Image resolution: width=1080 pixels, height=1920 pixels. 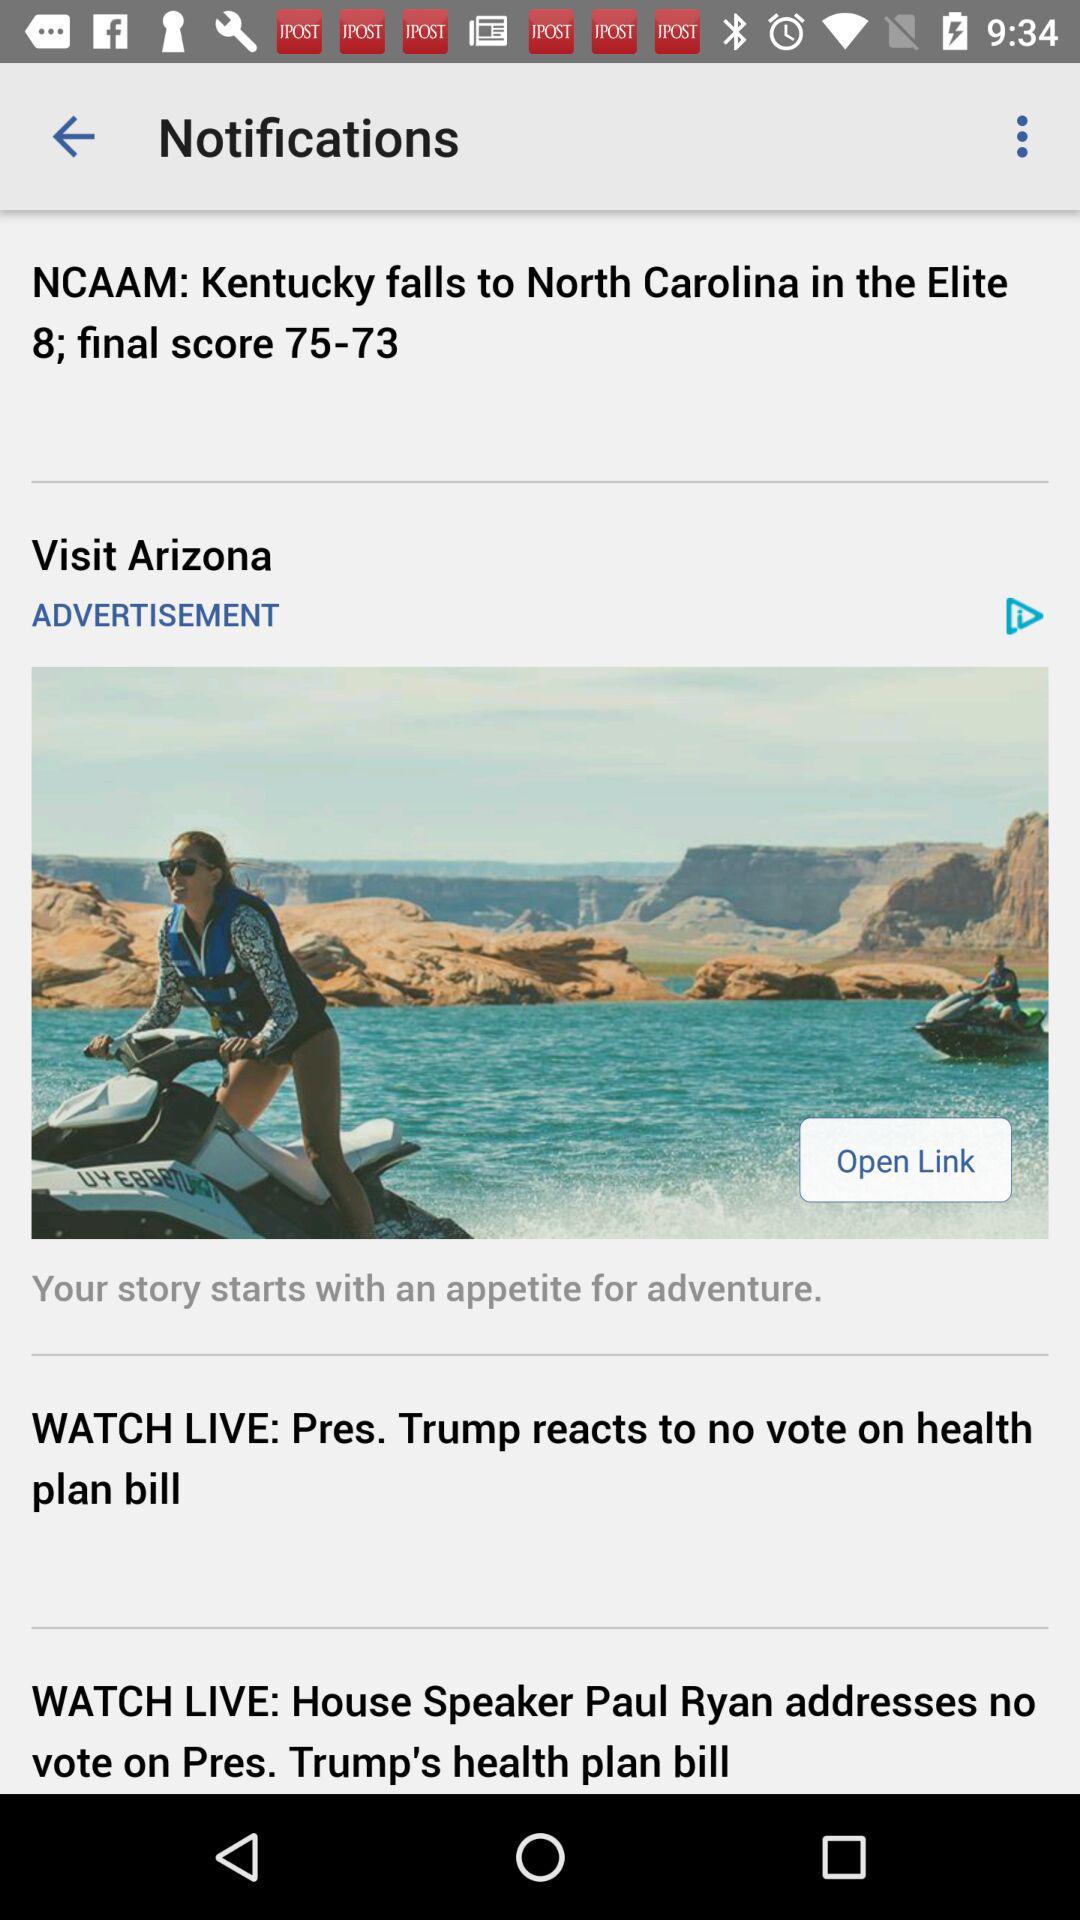 What do you see at coordinates (72, 135) in the screenshot?
I see `icon above ncaam kentucky falls` at bounding box center [72, 135].